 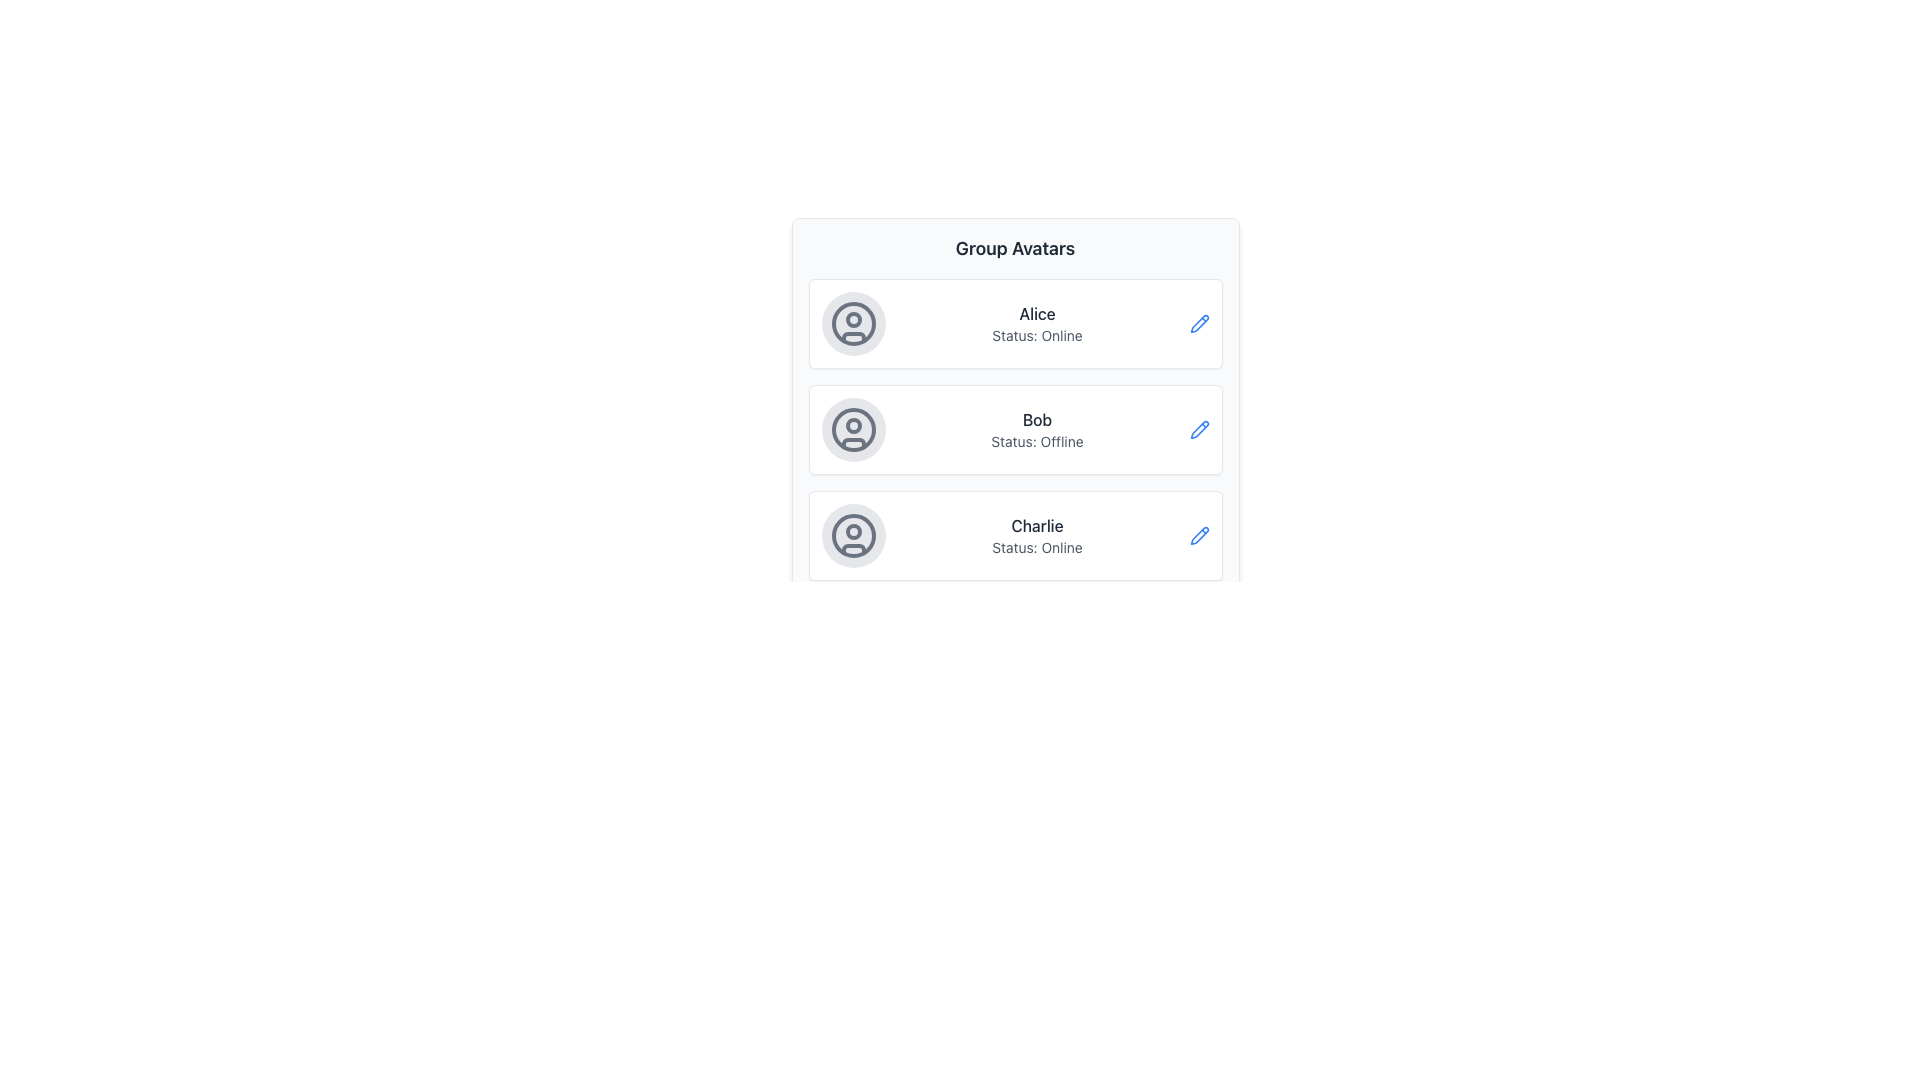 What do you see at coordinates (853, 323) in the screenshot?
I see `the profile avatar icon representing the user 'Alice', located on the left side of the card at the top of the vertical list` at bounding box center [853, 323].